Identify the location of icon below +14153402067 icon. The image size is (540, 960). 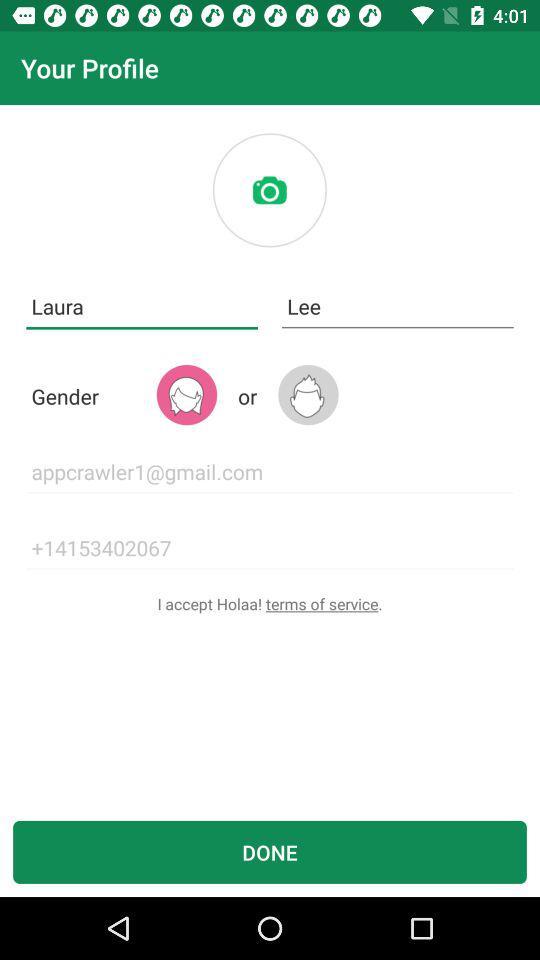
(270, 602).